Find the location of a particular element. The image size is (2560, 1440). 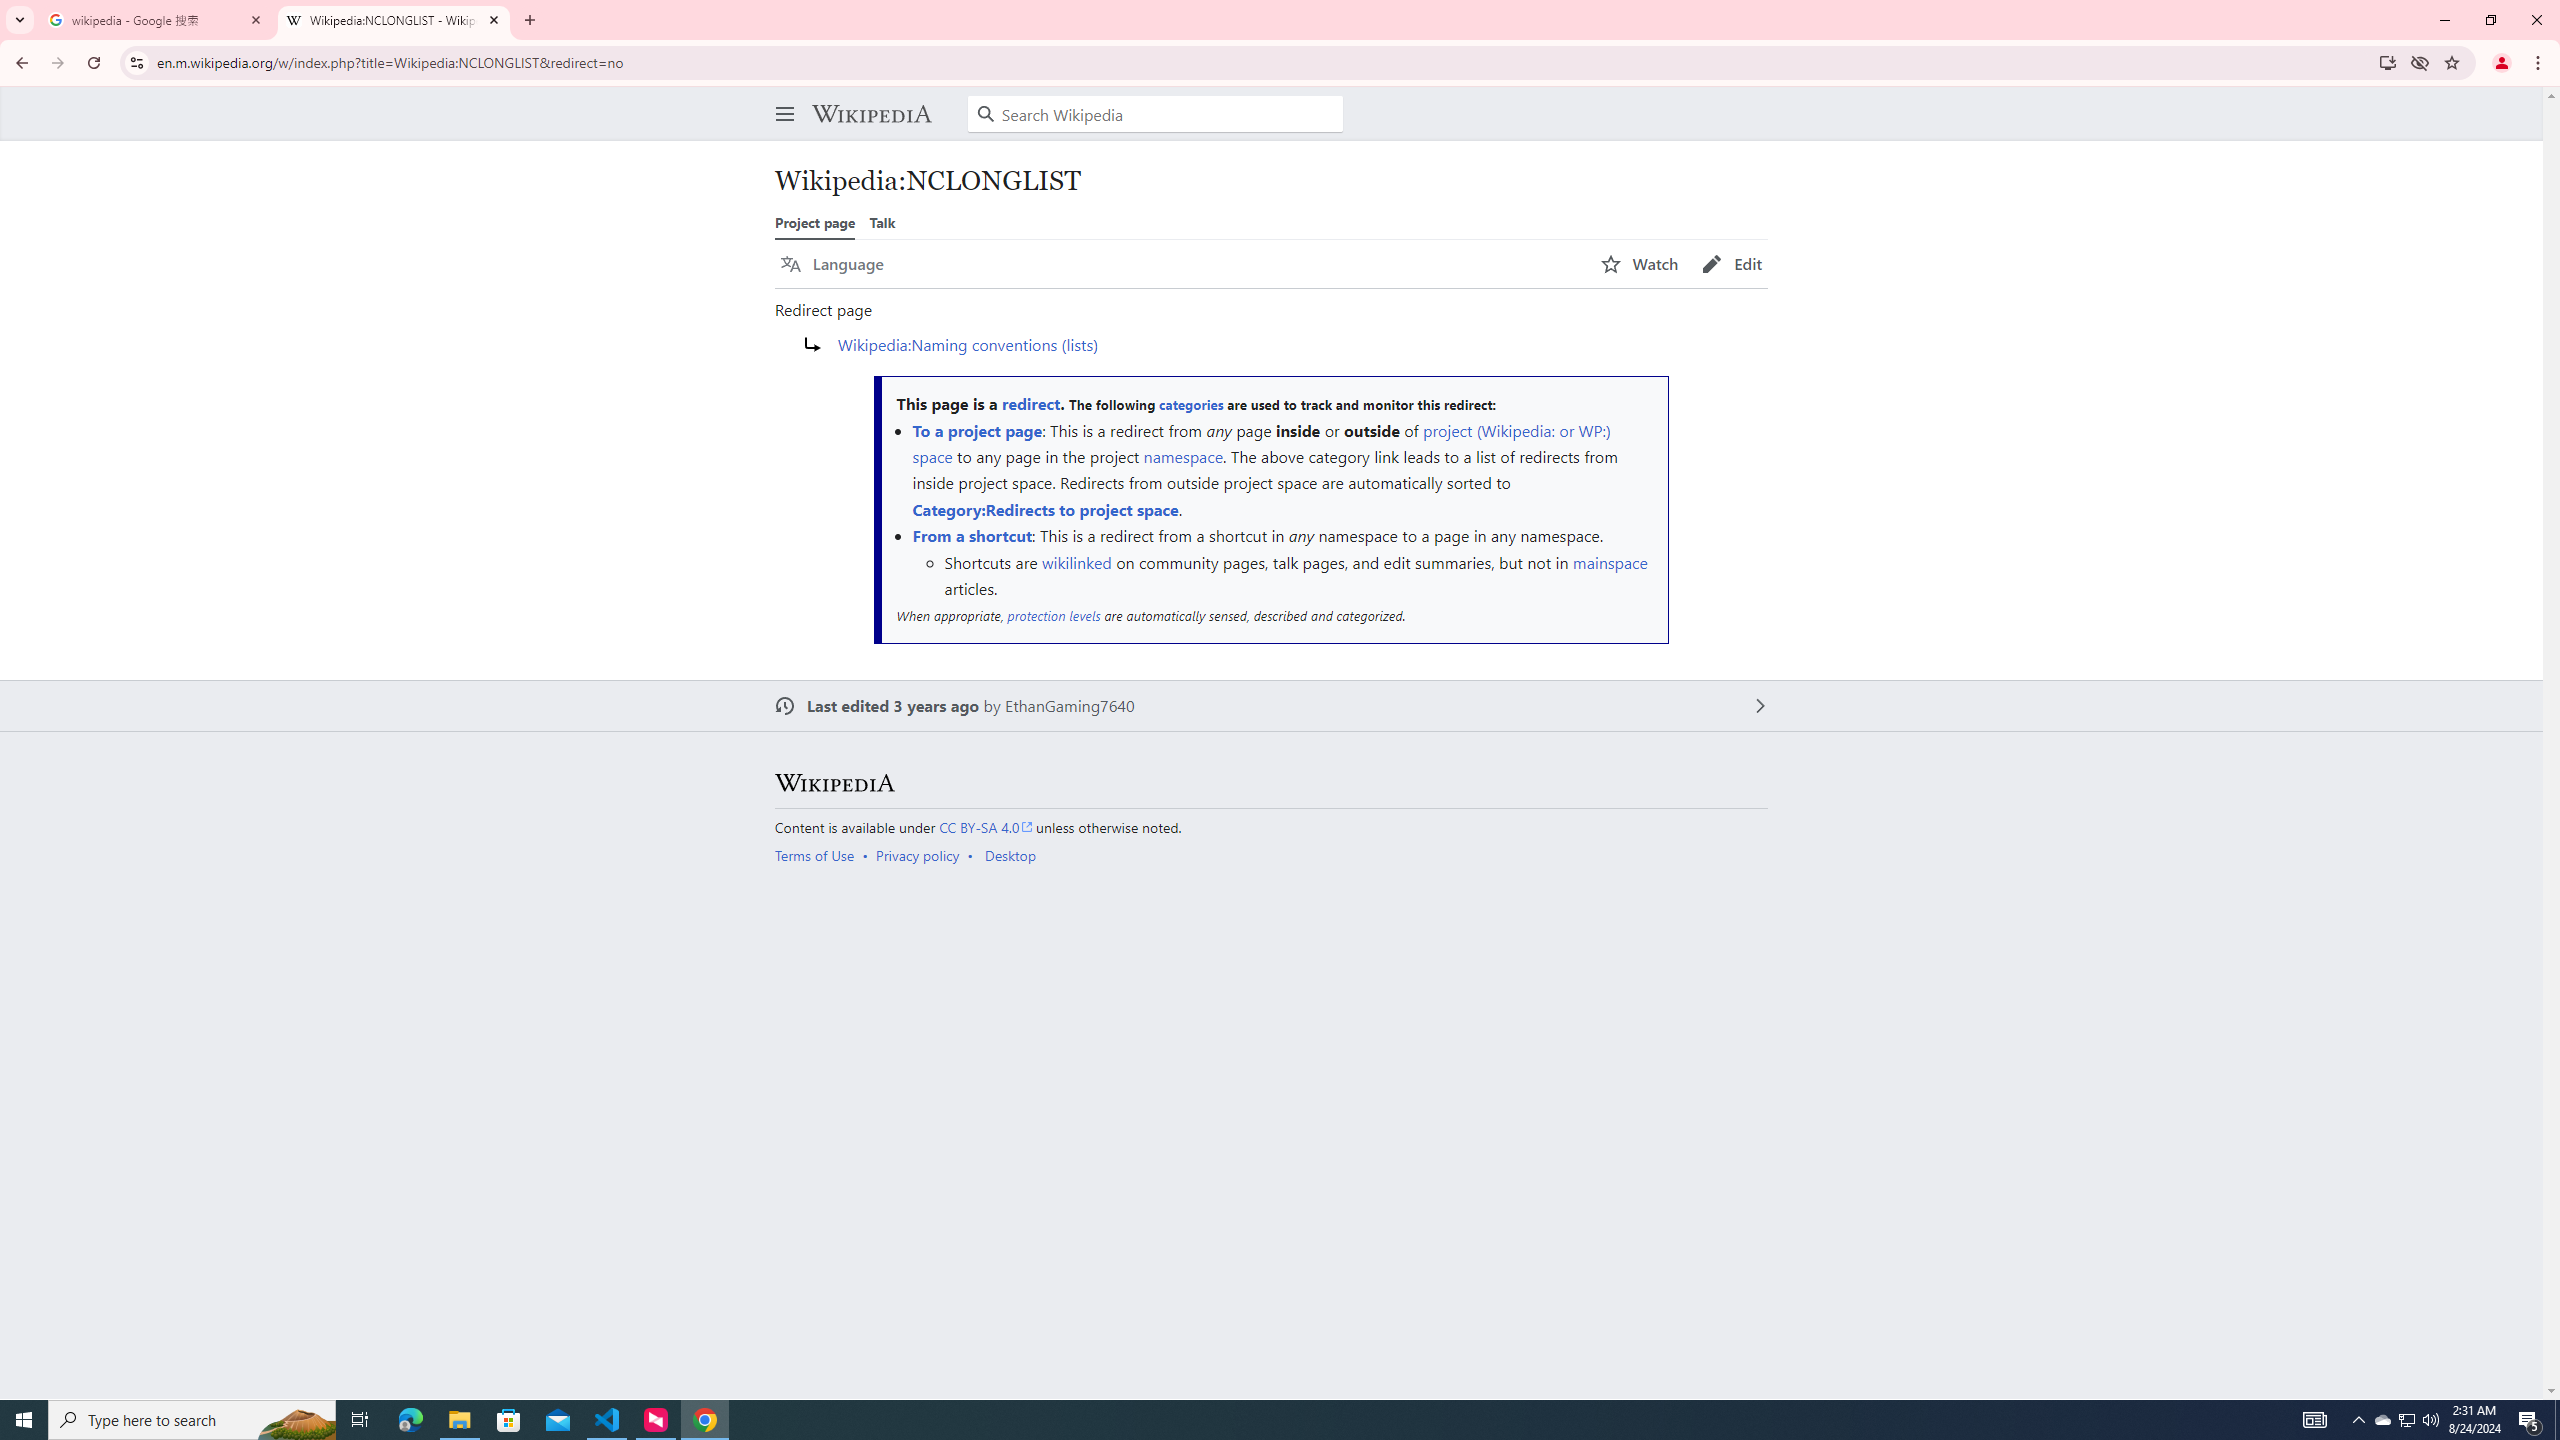

'Project page' is located at coordinates (814, 222).